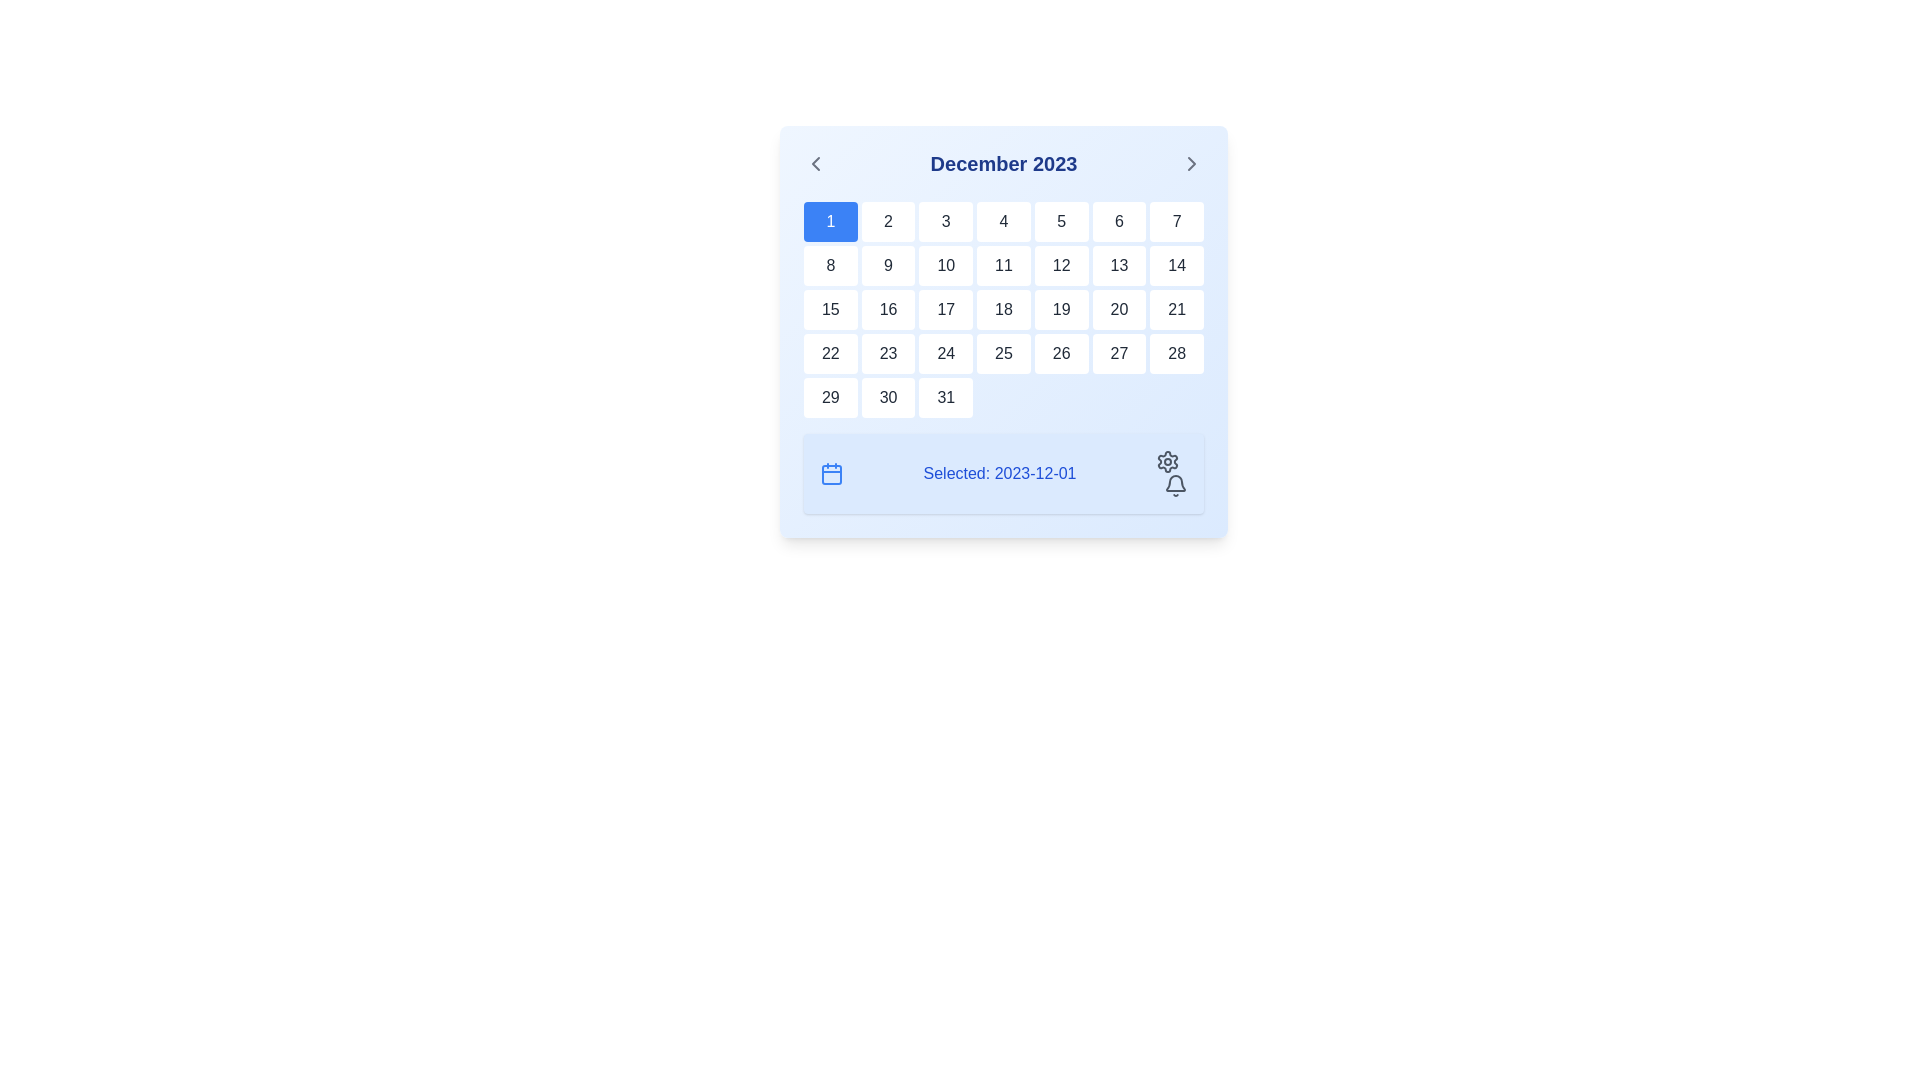 The height and width of the screenshot is (1080, 1920). I want to click on the calendar day cell representing December 4th, located in the first row and fourth column of the calendar grid, positioned between the cells displaying '3' and '5', so click(1003, 222).